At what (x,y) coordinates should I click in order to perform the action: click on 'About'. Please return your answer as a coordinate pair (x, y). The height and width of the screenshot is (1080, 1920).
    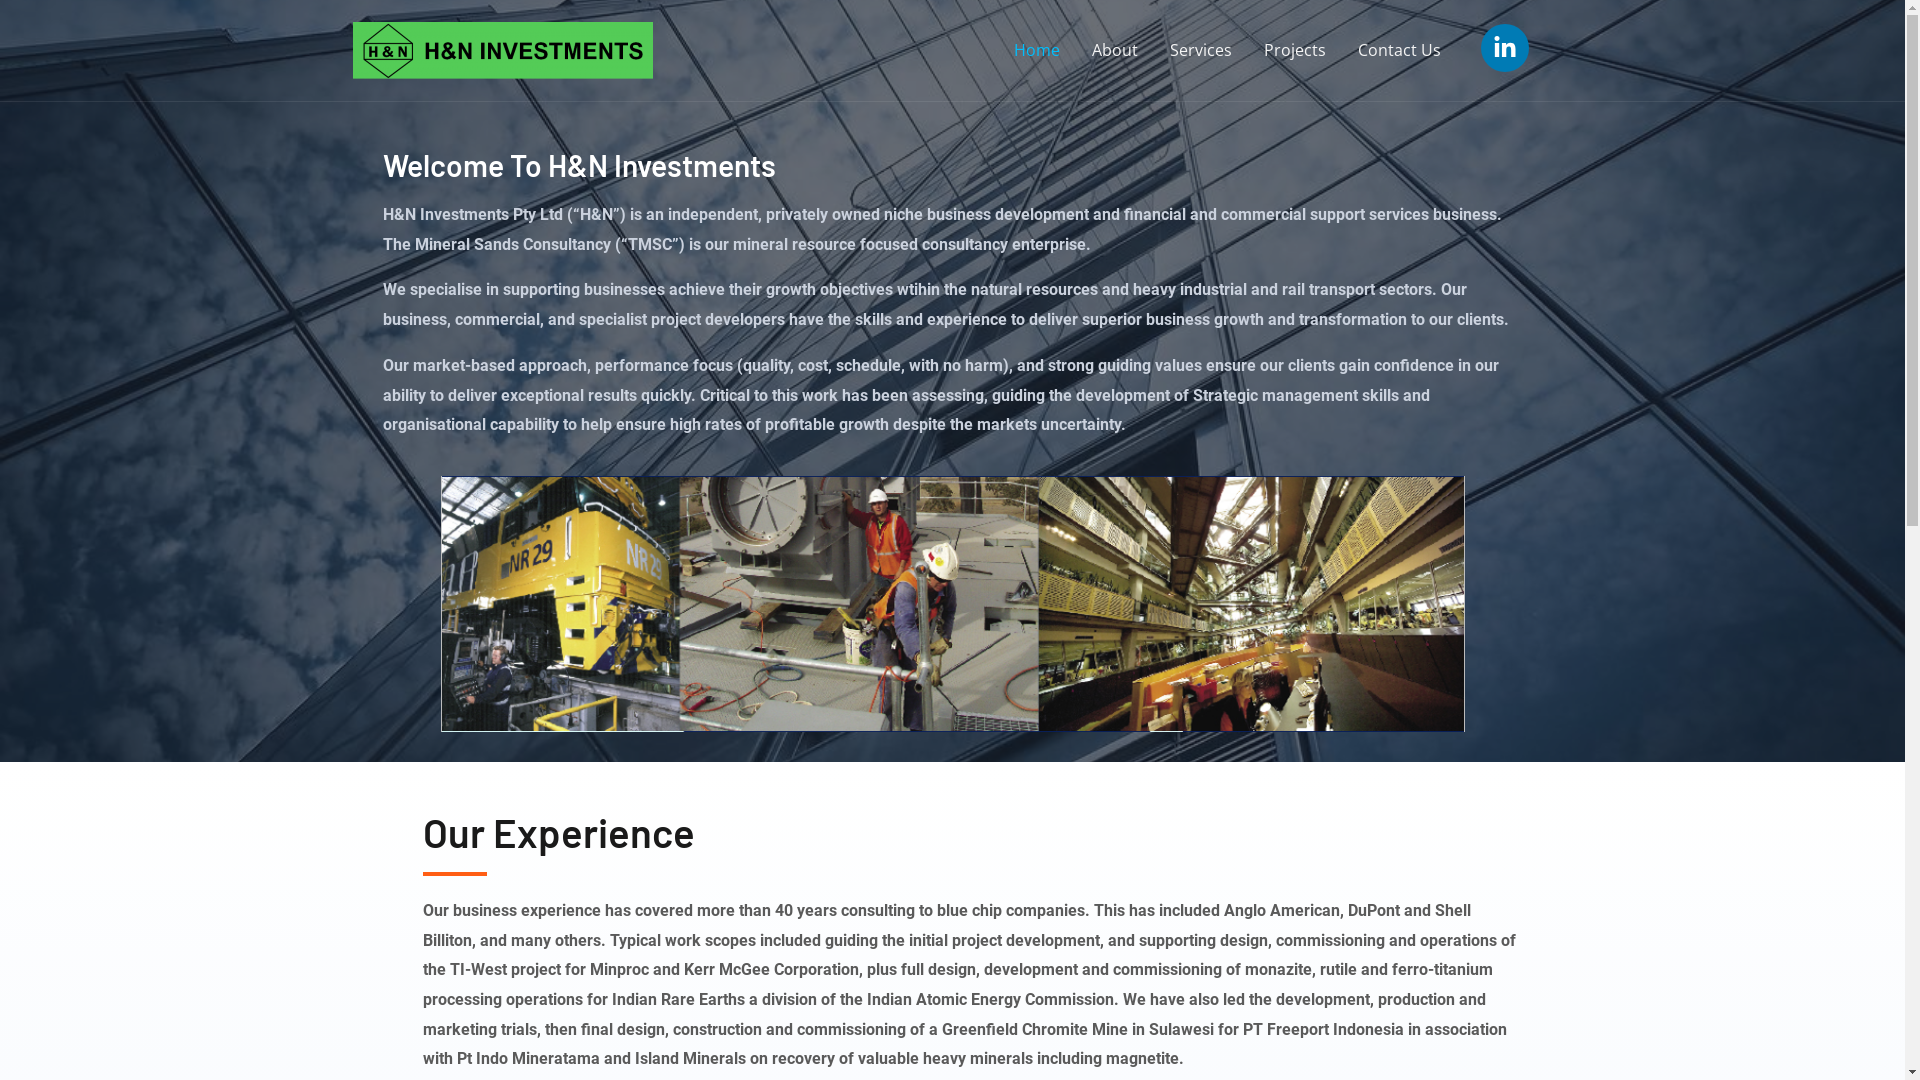
    Looking at the image, I should click on (1113, 49).